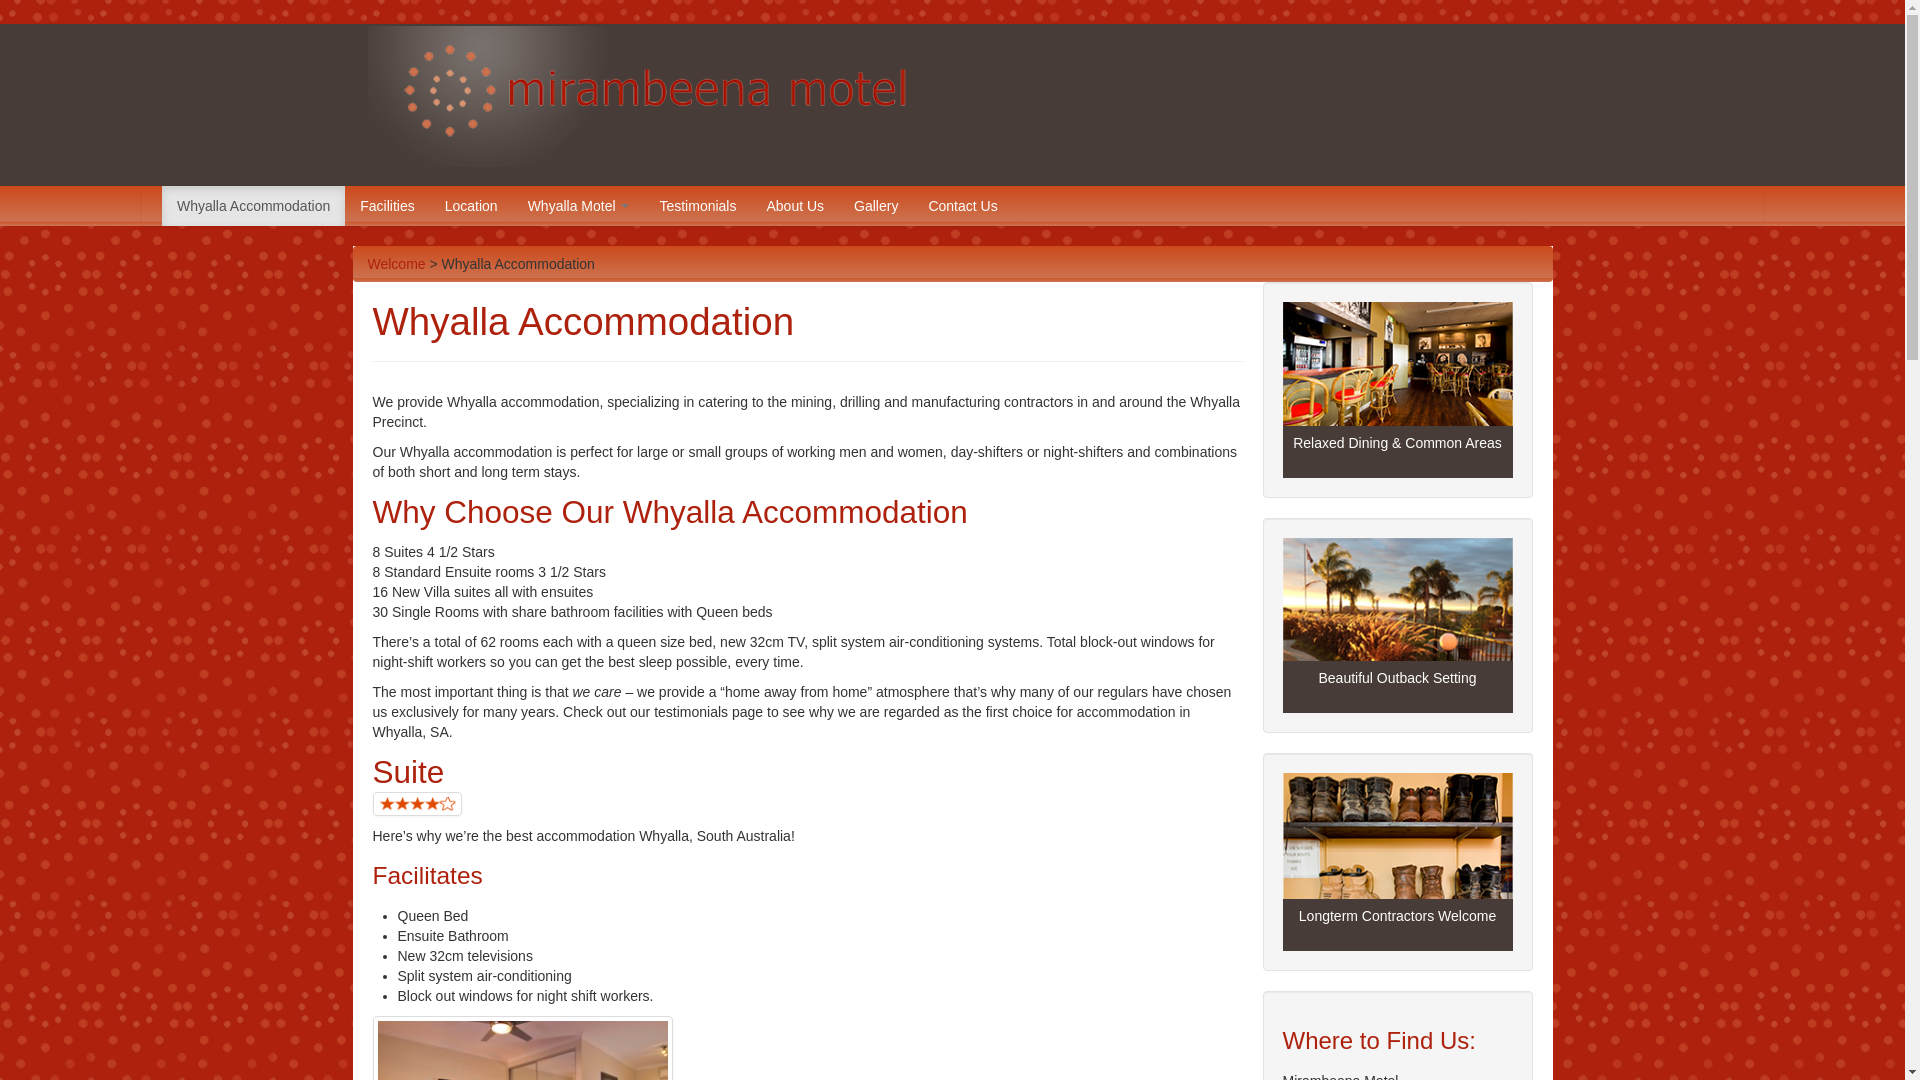  I want to click on 'Whyalla Accommodation', so click(252, 205).